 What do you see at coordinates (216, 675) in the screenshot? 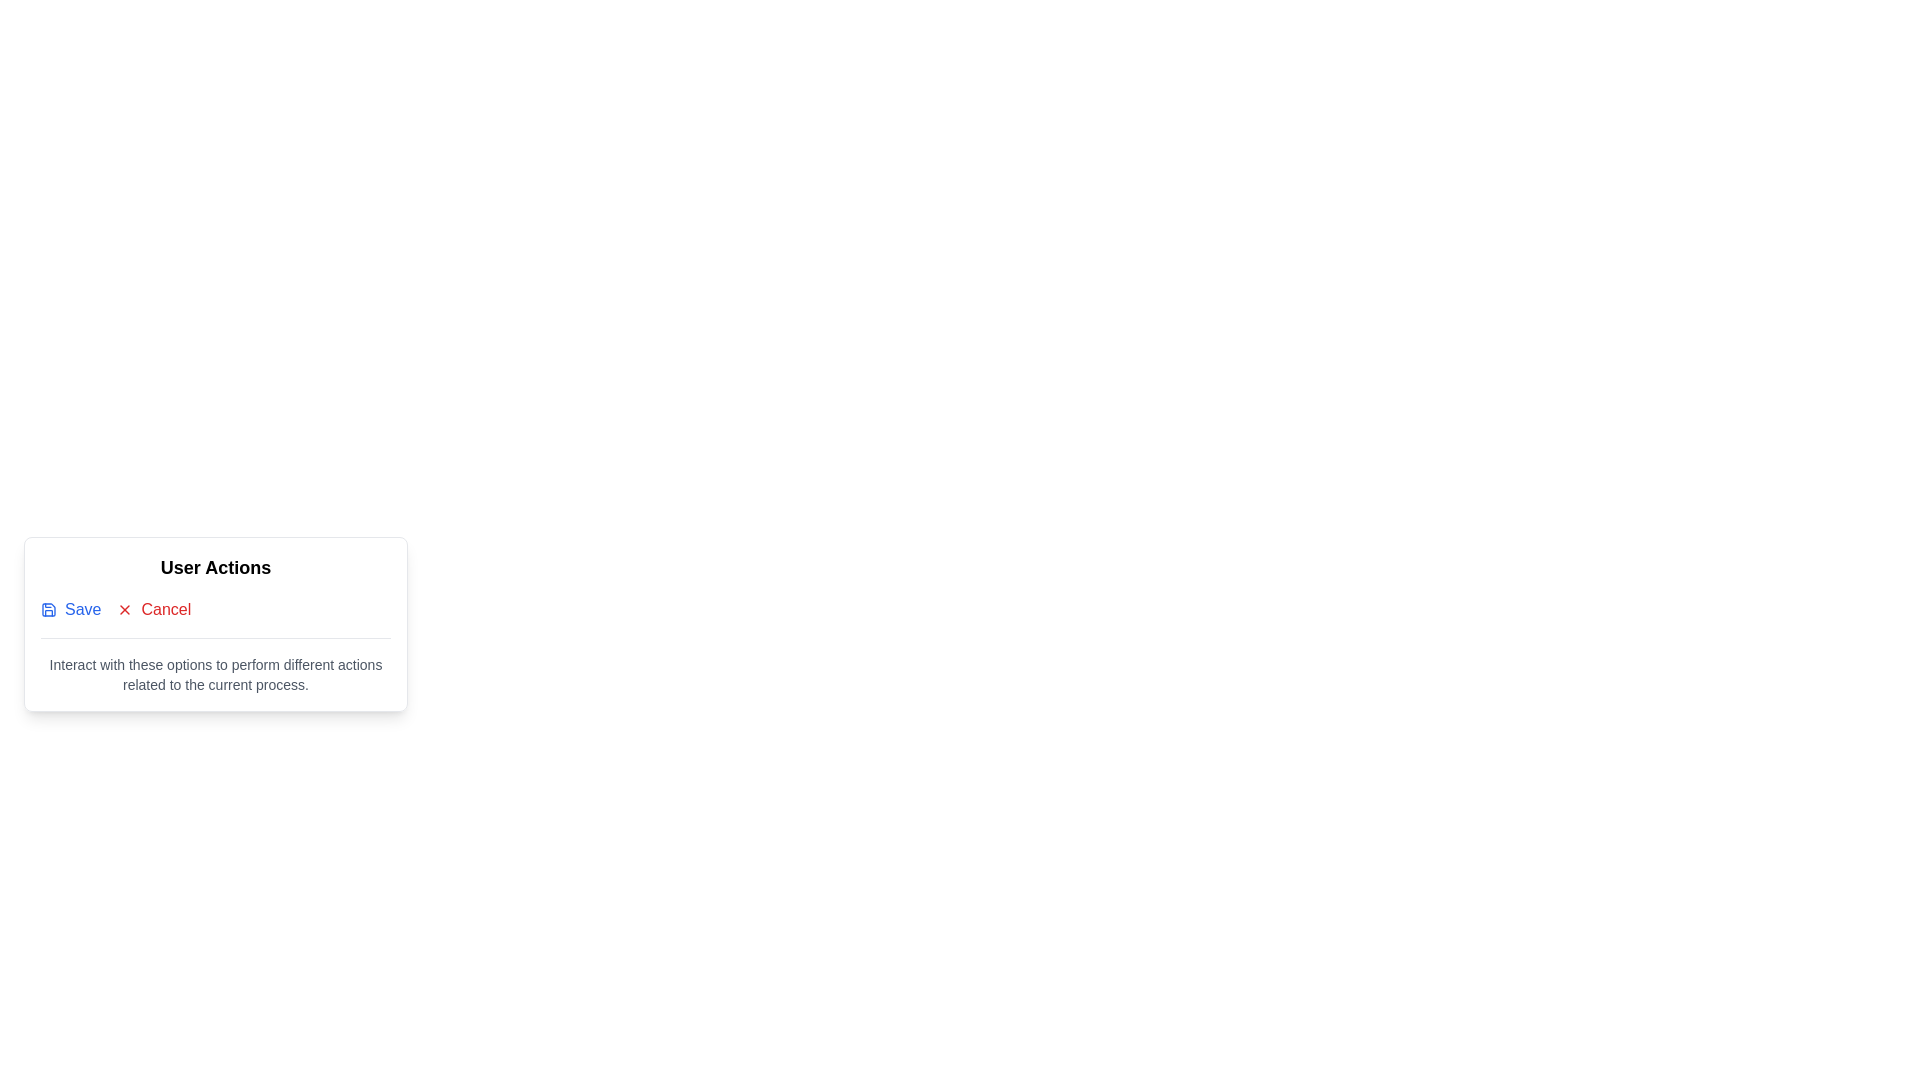
I see `the informational text displaying the message: 'Interact with these options to perform different actions related to the current process.'` at bounding box center [216, 675].